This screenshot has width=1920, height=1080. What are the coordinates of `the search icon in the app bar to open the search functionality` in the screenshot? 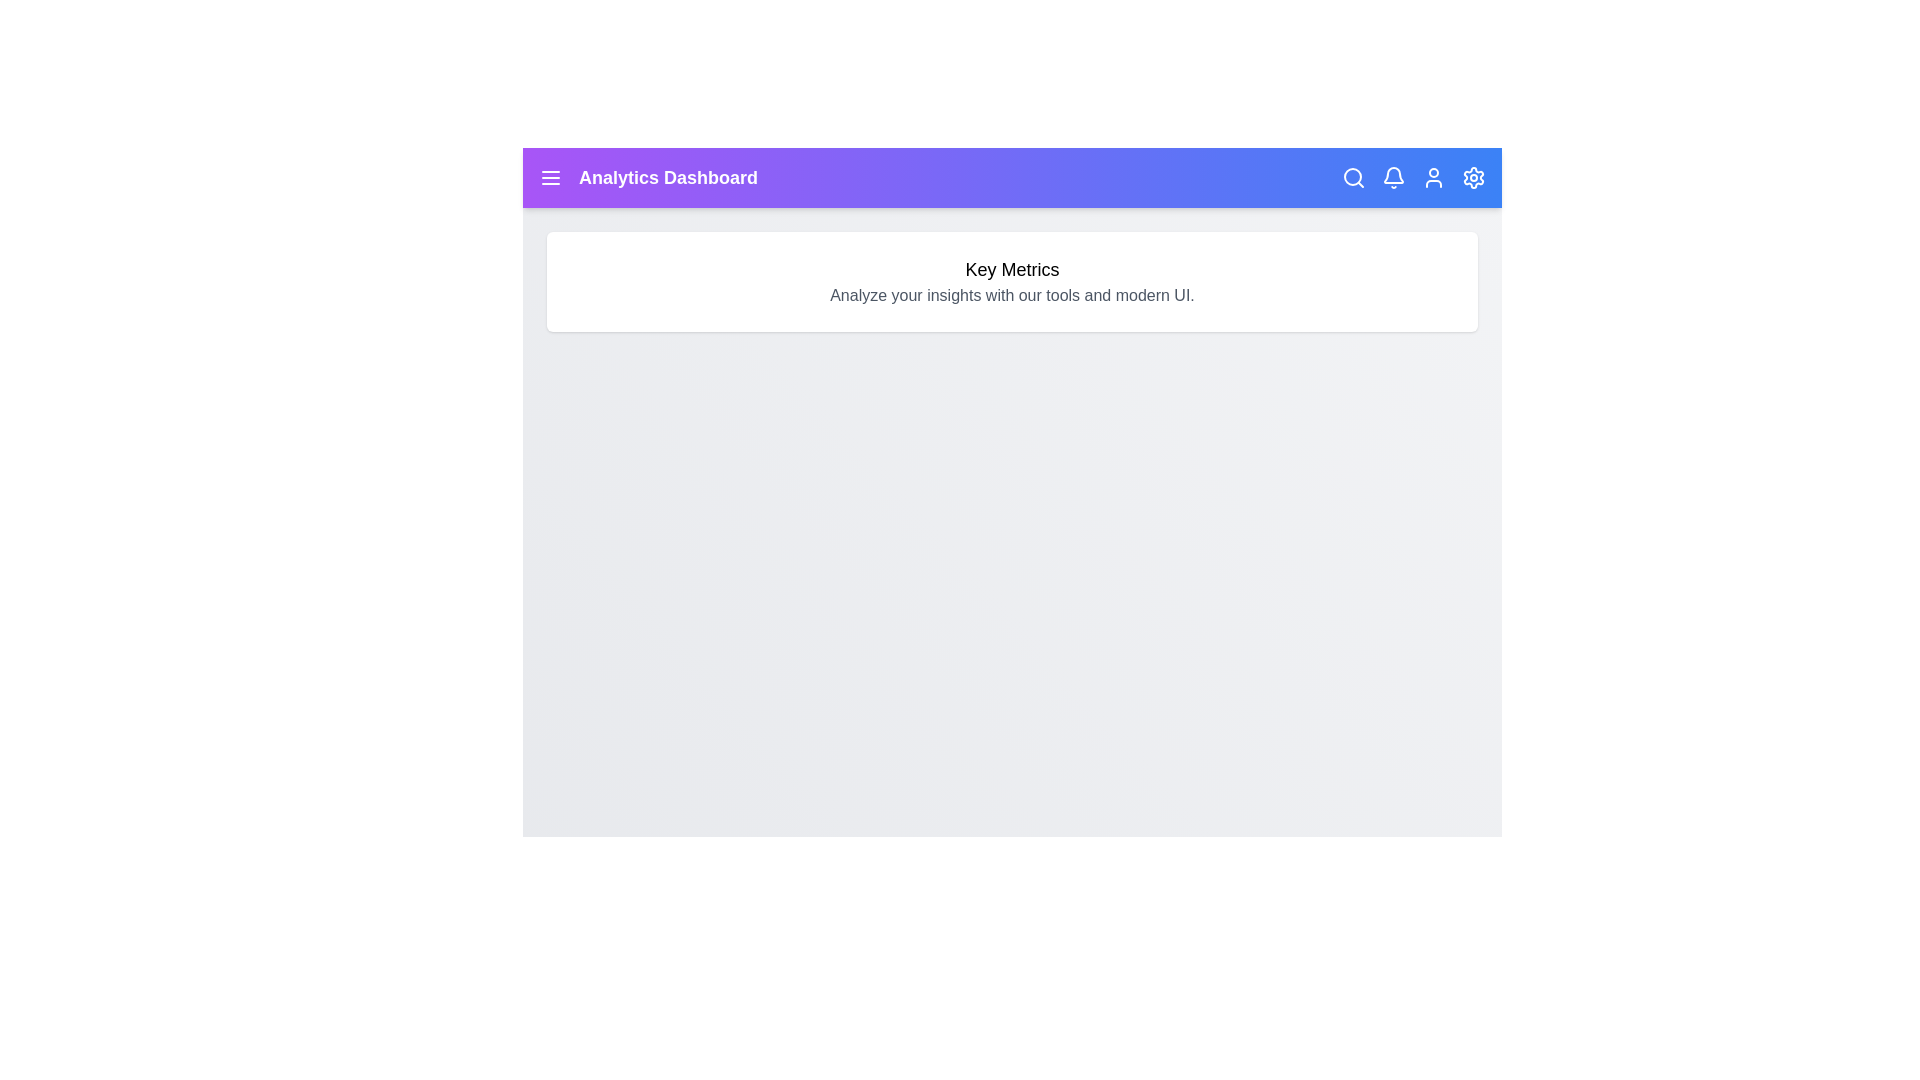 It's located at (1353, 176).